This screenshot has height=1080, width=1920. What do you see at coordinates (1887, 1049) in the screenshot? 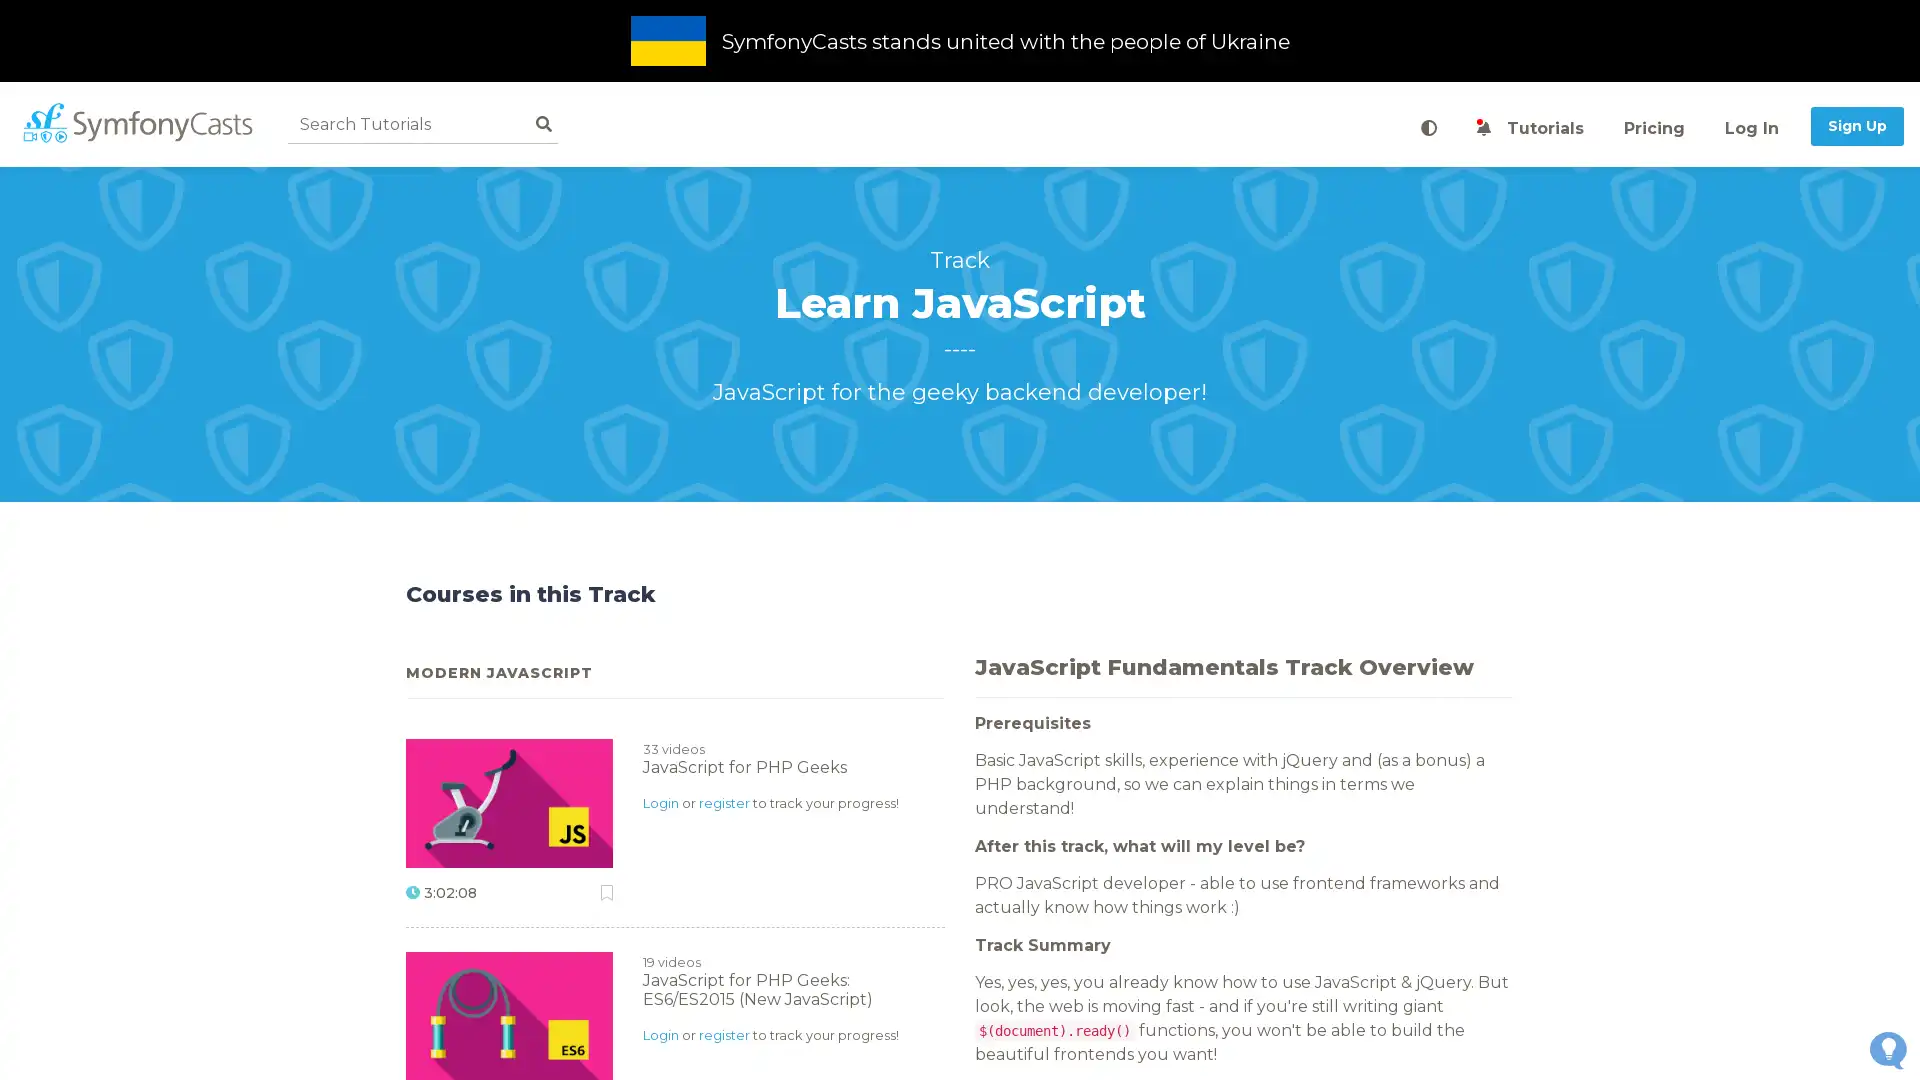
I see `Open Feedback Widget` at bounding box center [1887, 1049].